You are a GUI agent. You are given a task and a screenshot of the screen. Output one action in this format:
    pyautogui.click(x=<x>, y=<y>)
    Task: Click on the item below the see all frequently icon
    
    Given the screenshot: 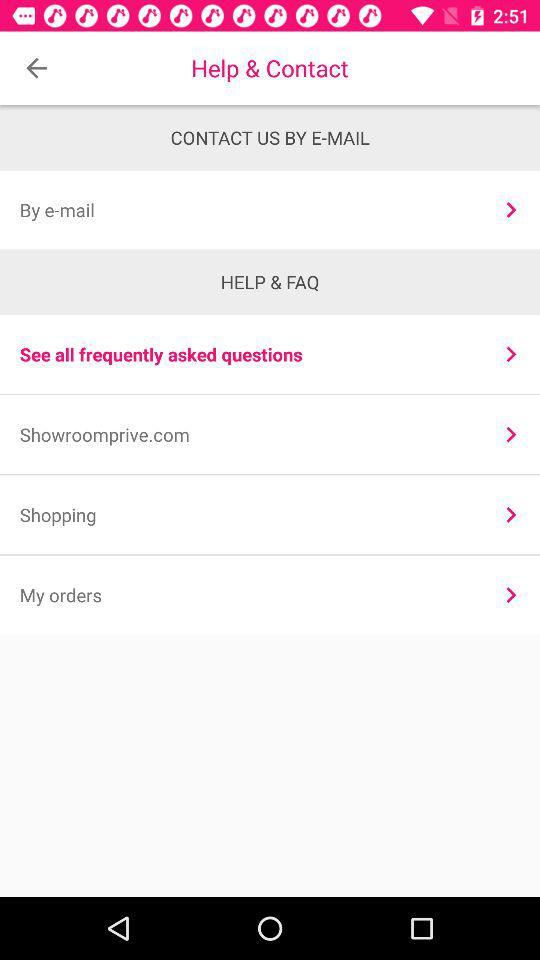 What is the action you would take?
    pyautogui.click(x=511, y=434)
    